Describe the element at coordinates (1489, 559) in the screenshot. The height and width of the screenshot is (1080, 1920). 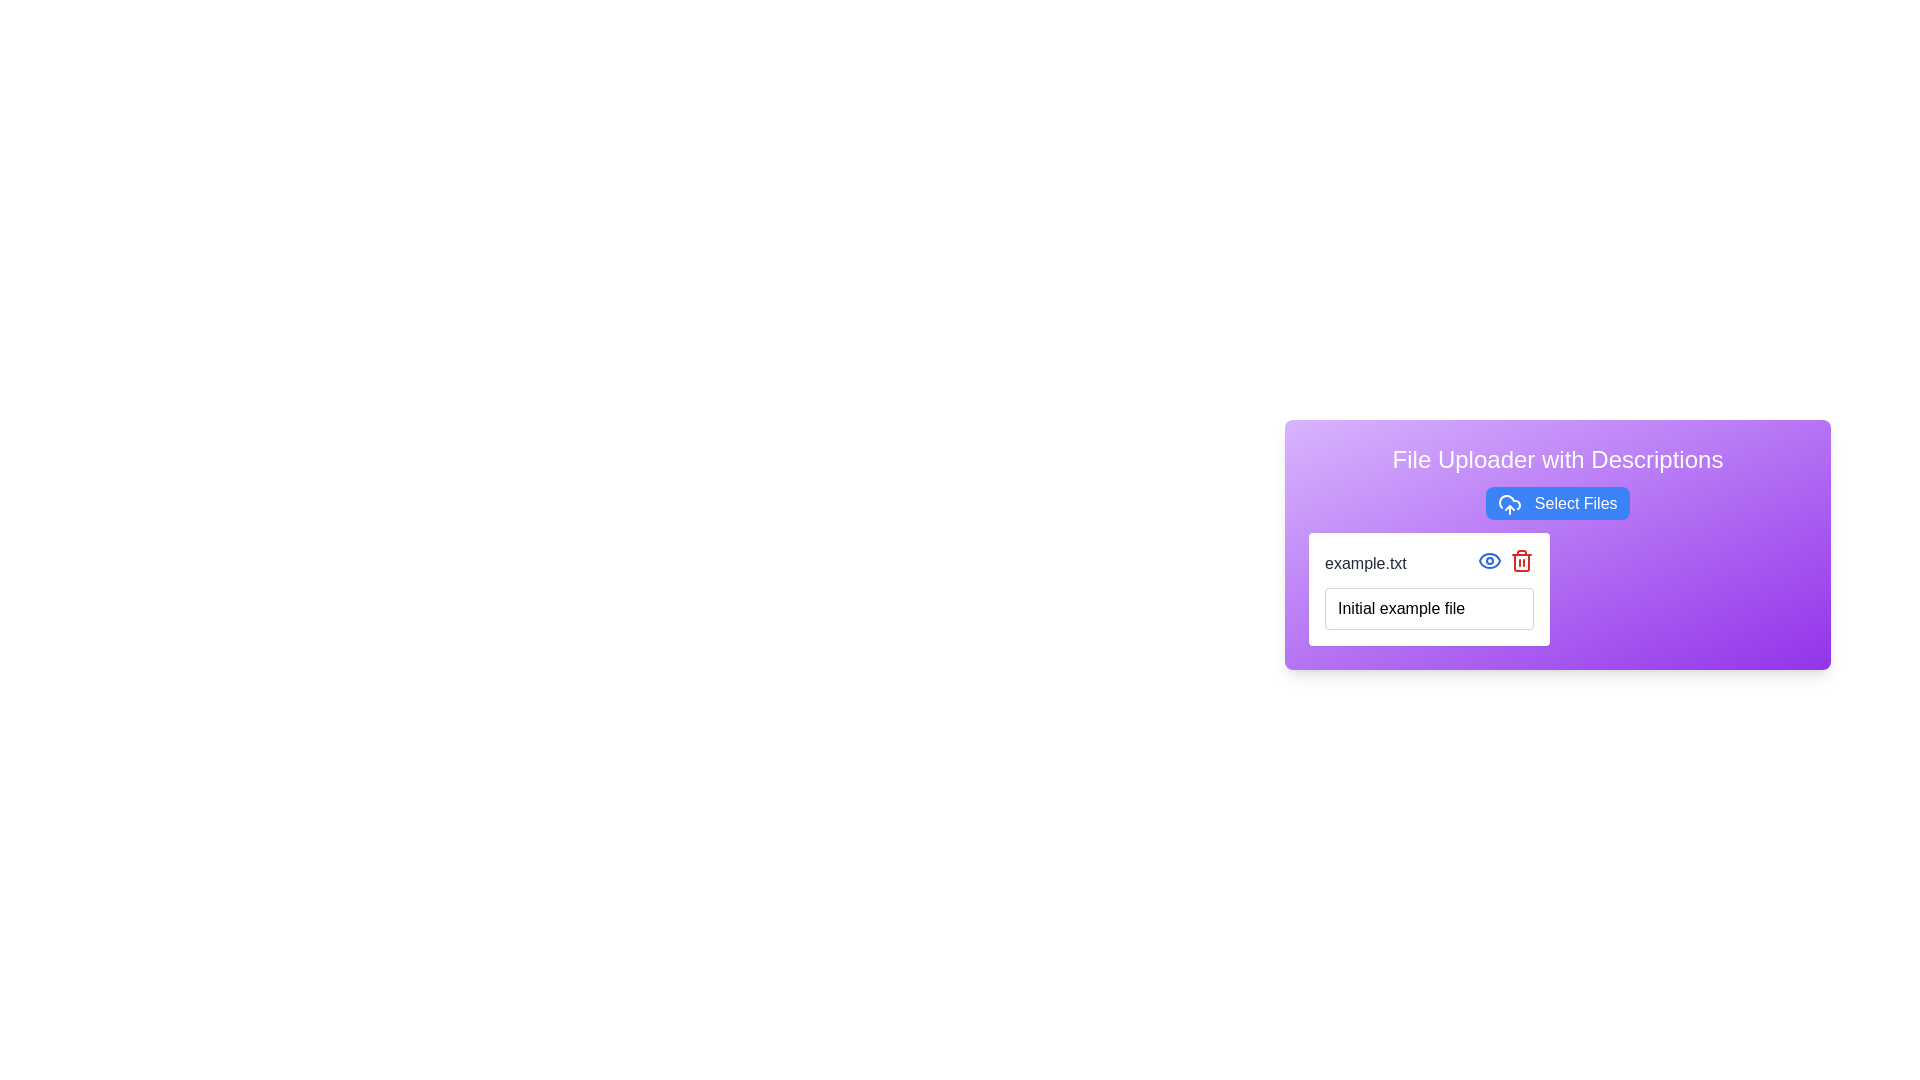
I see `the file preview button located to the left of the trash bin icon in the file card interface` at that location.